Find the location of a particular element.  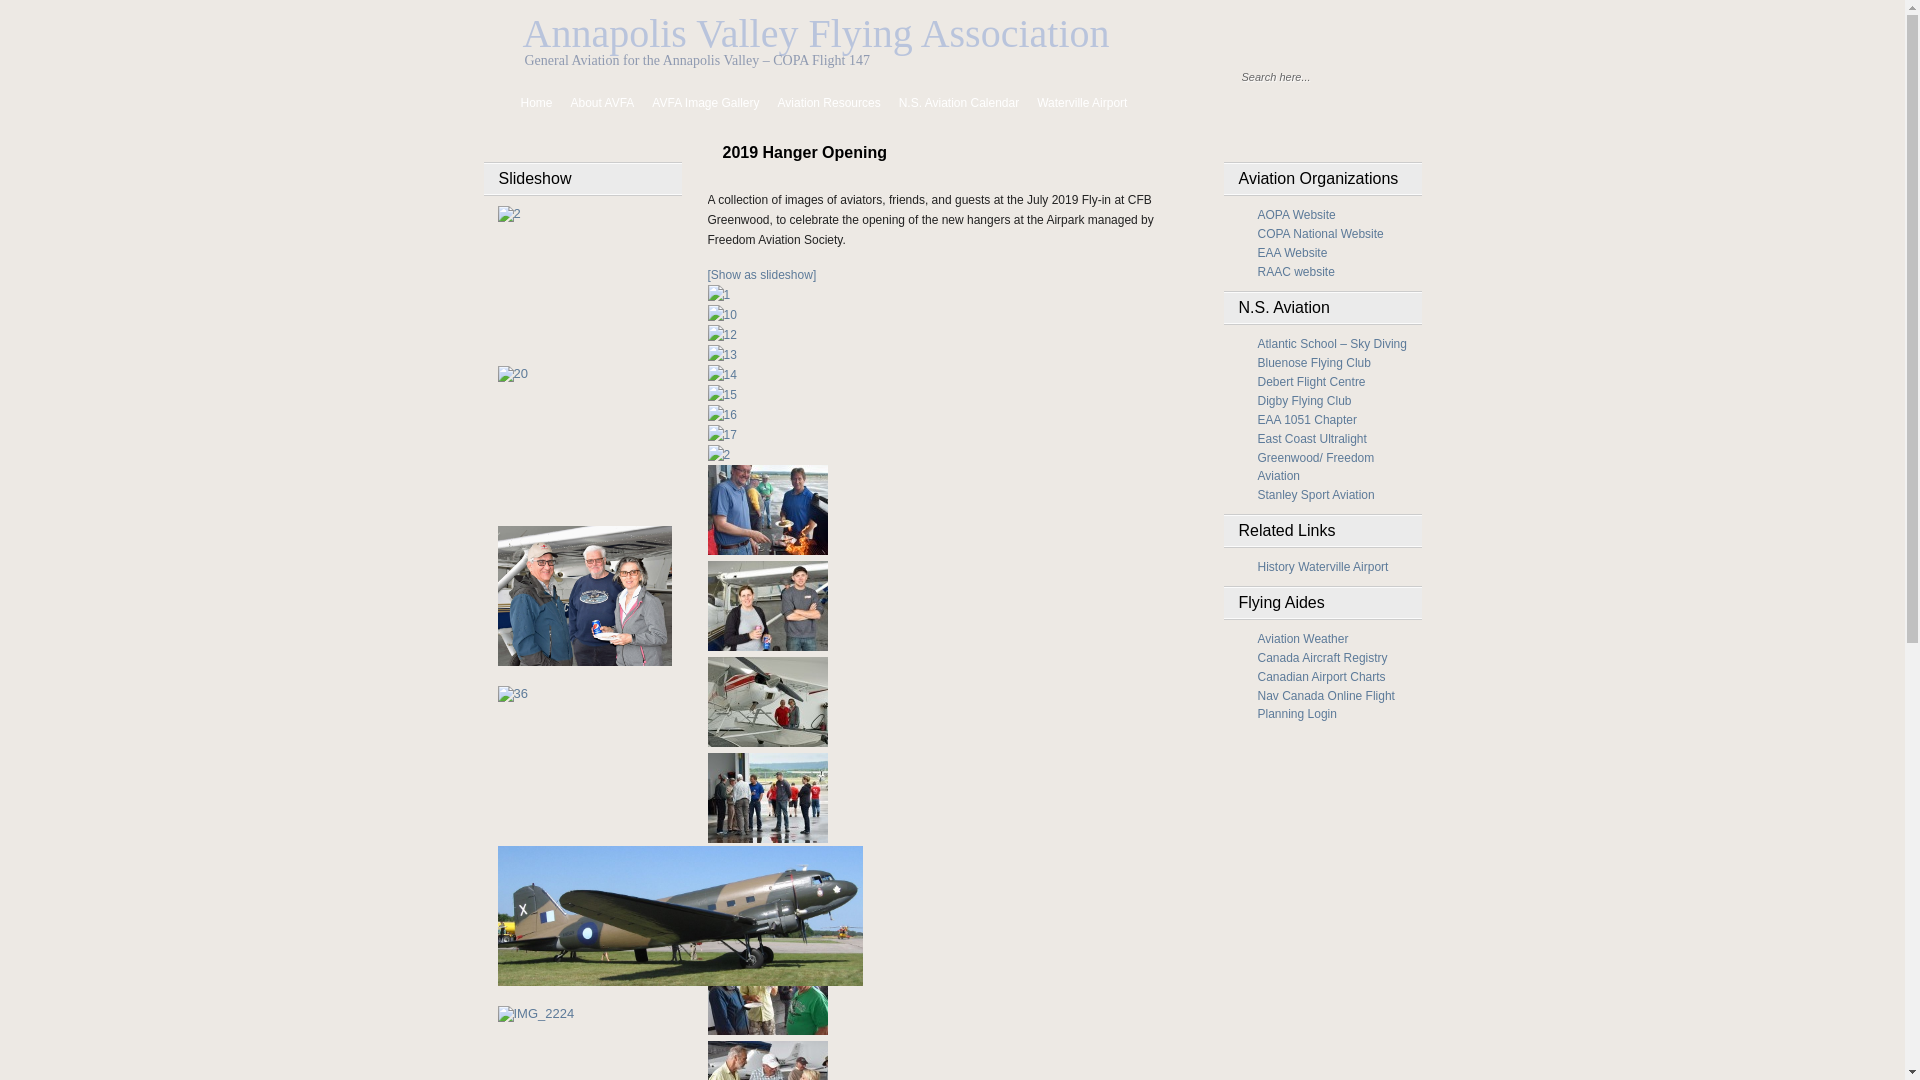

'EAA 1051 Chapter' is located at coordinates (1307, 419).